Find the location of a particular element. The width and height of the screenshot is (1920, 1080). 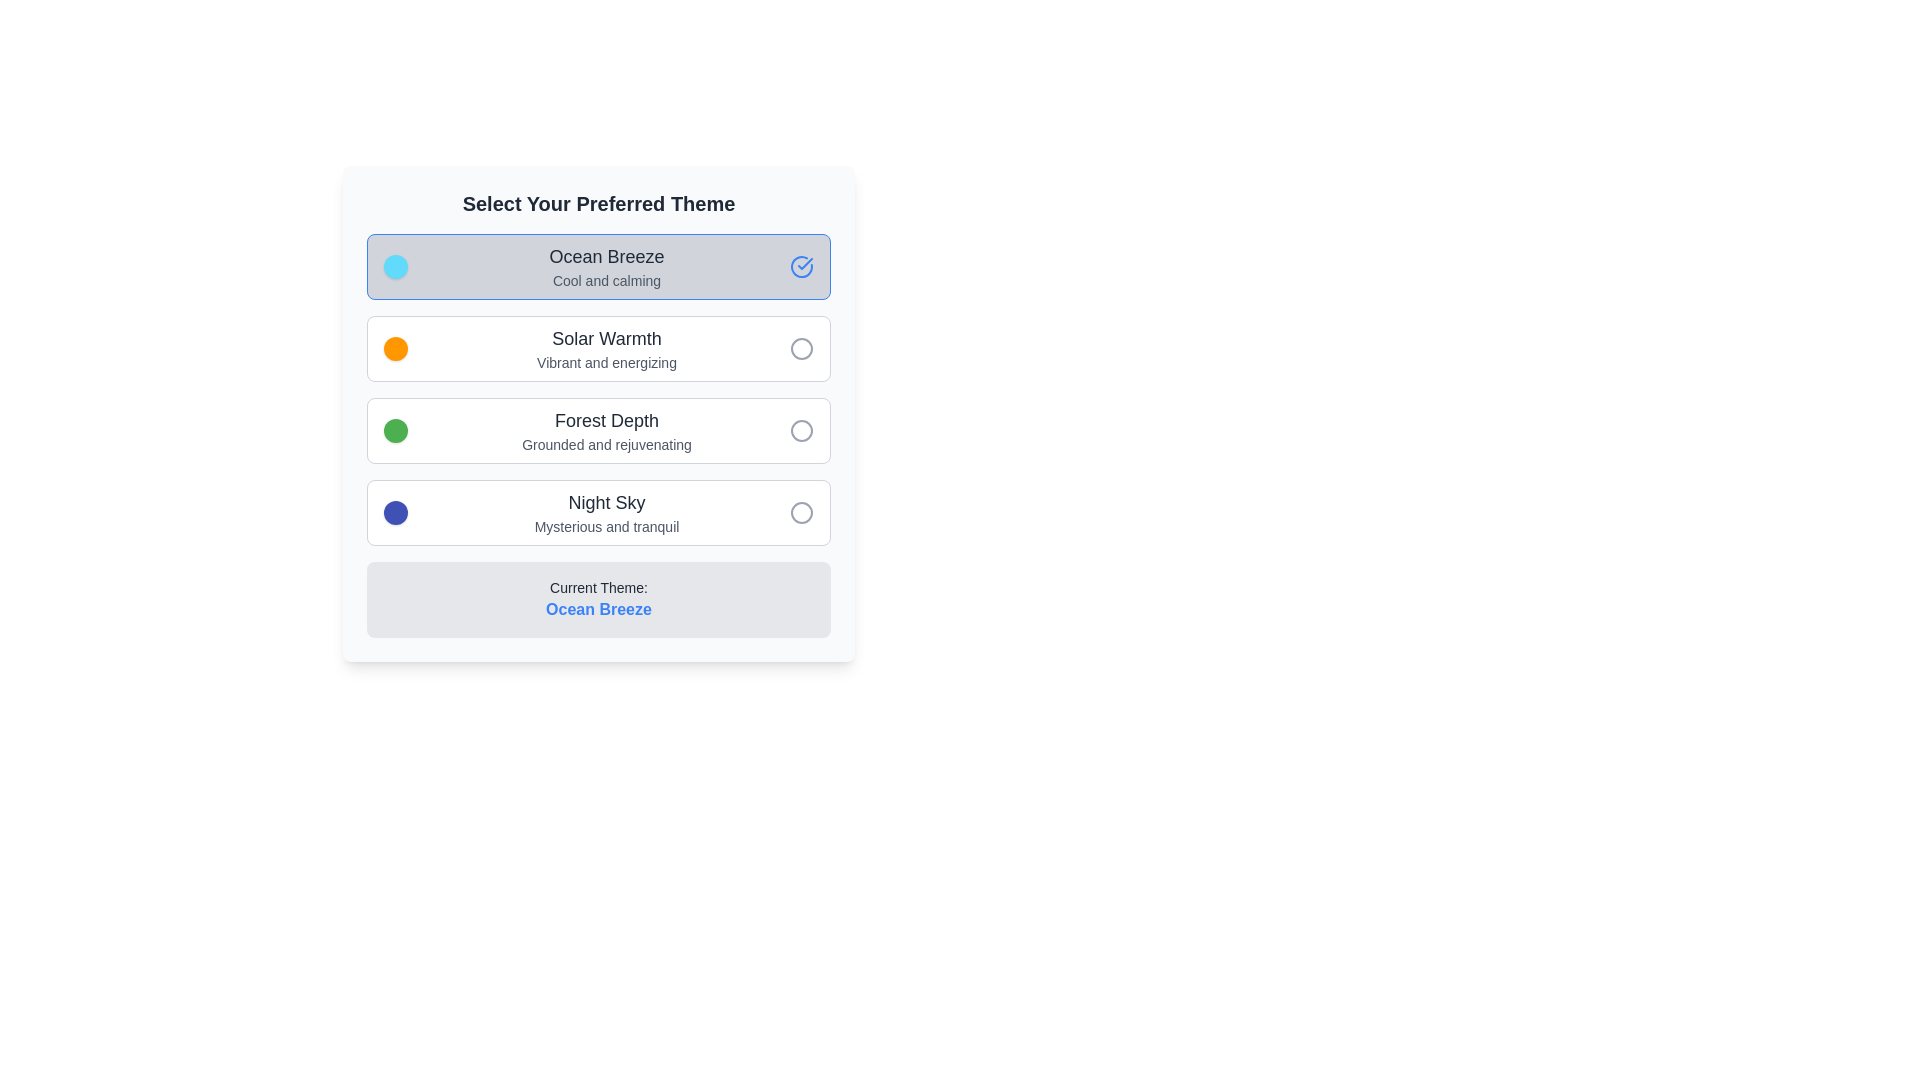

the 'Current Theme:' label, which is a smaller, gray-colored text label located at the top of the theme selection section is located at coordinates (598, 586).